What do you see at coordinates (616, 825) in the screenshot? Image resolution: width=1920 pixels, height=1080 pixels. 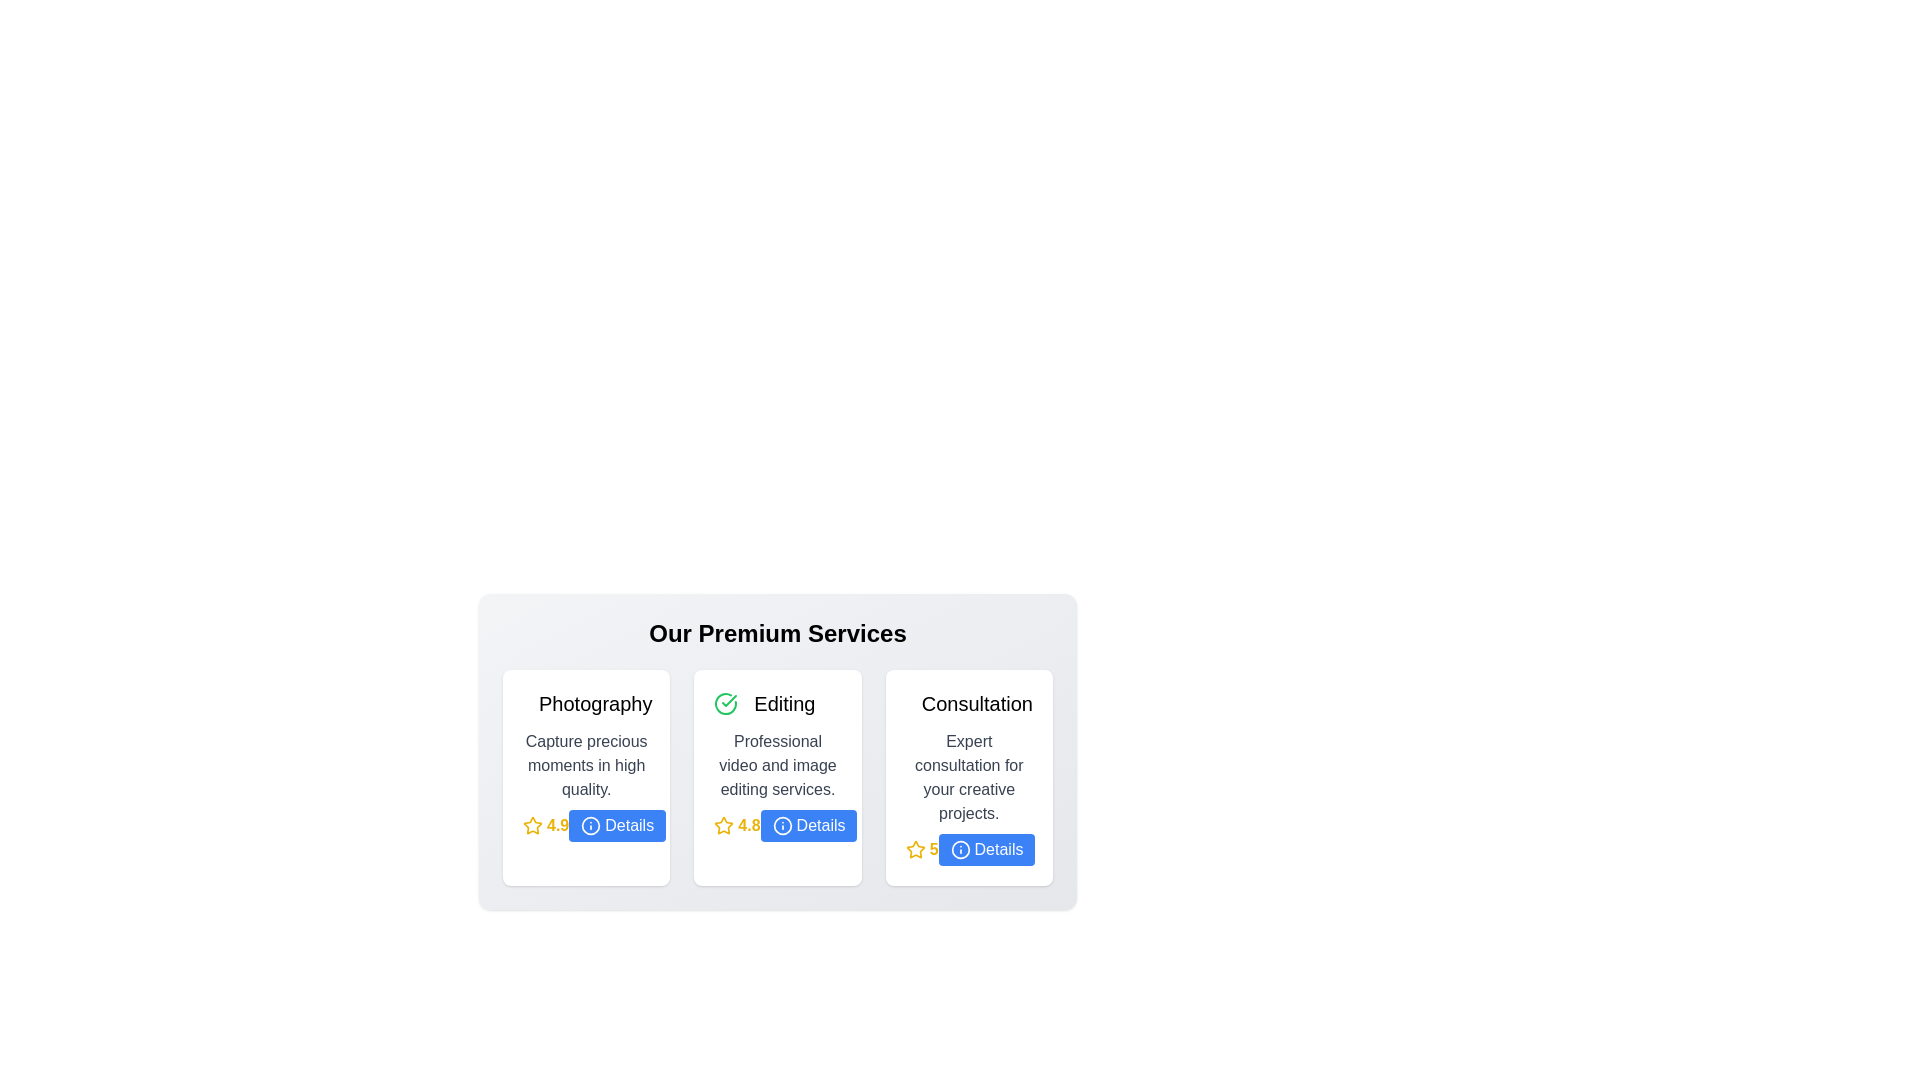 I see `'Details' button for the Photography service` at bounding box center [616, 825].